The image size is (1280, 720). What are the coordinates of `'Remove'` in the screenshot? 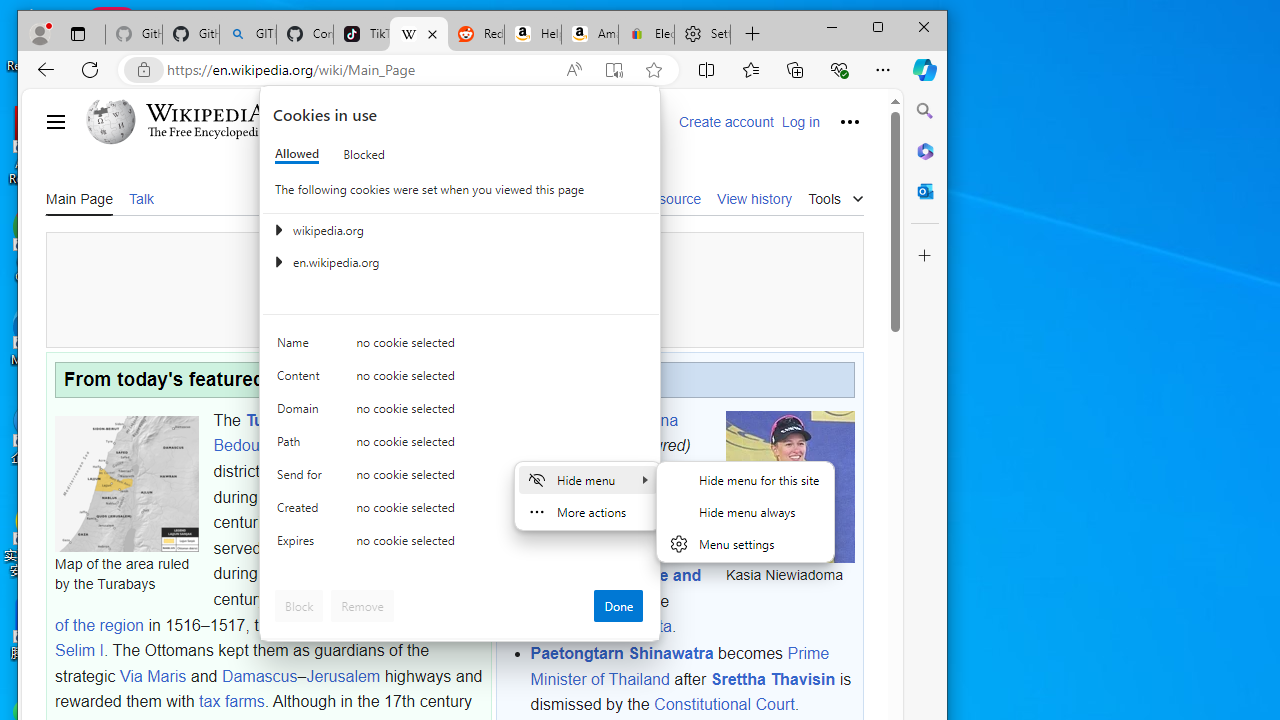 It's located at (362, 604).